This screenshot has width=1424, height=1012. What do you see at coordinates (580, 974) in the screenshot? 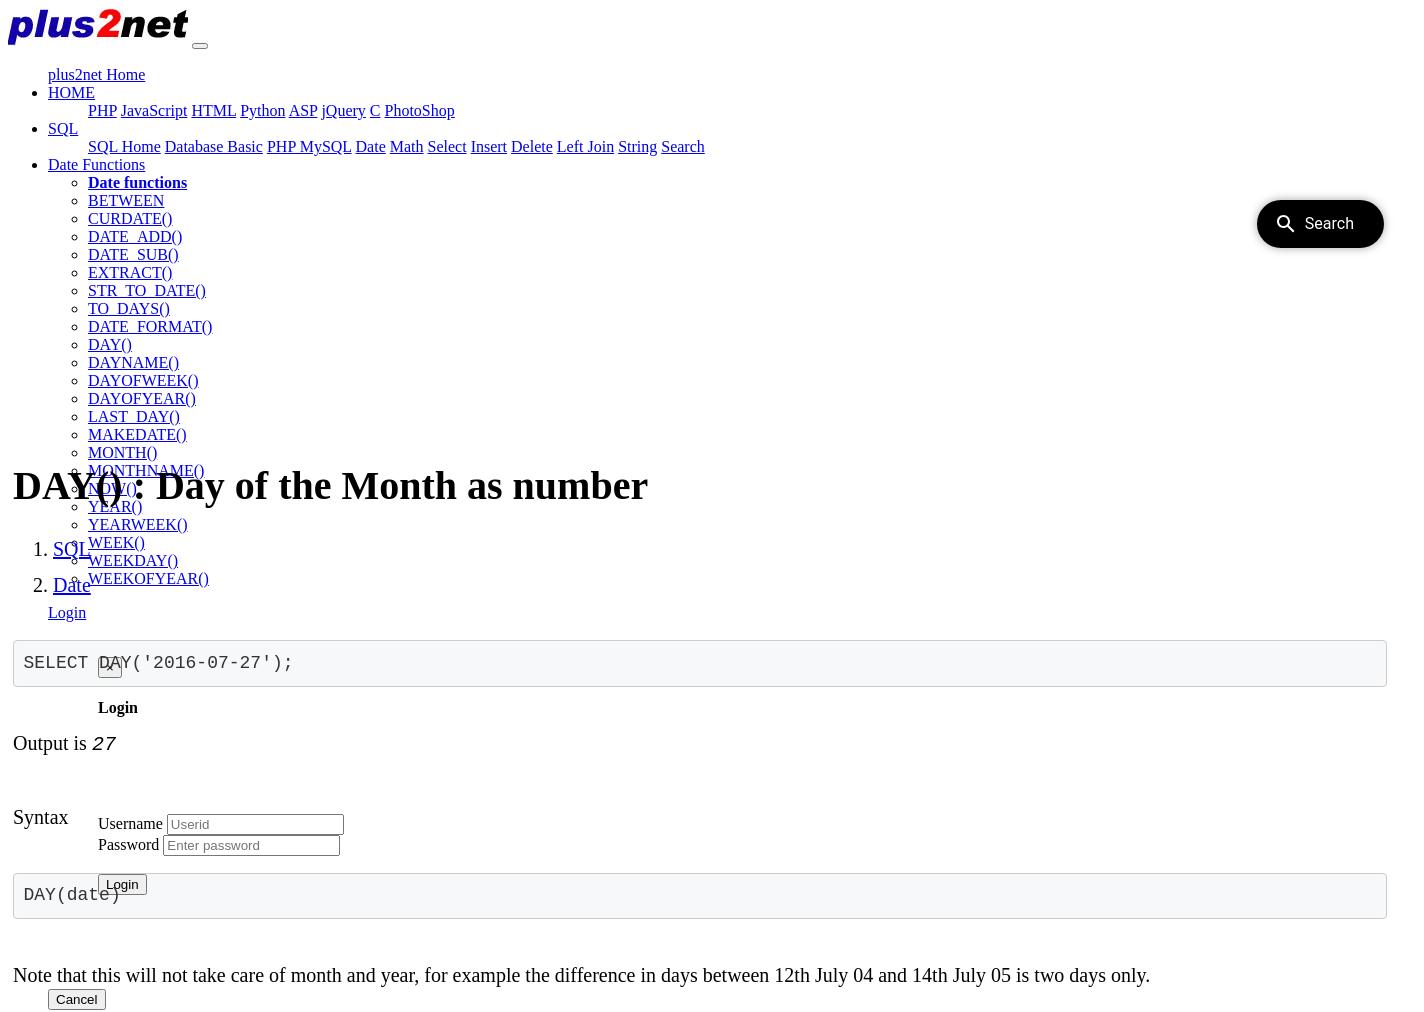
I see `'Note that this will not take care of month and year, for example the difference in days between 12th July 04 and 14th July 05 is two days only.'` at bounding box center [580, 974].